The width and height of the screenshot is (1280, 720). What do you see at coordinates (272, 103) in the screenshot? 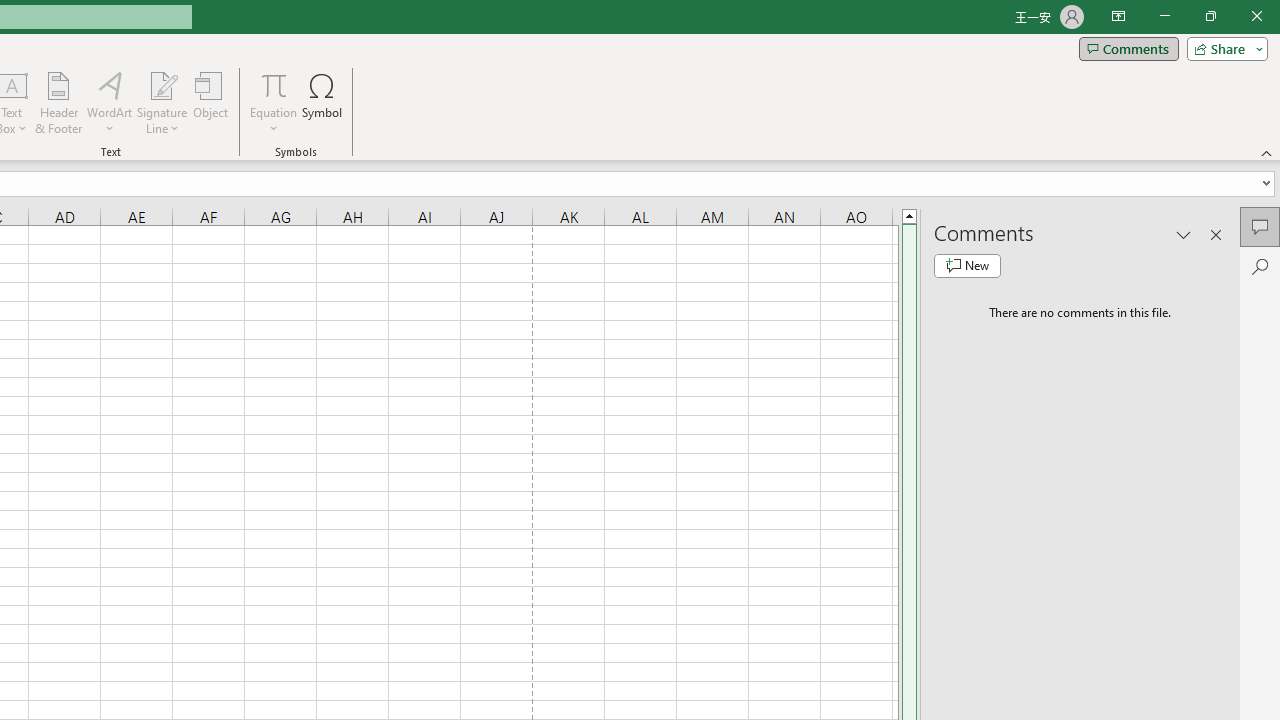
I see `'Equation'` at bounding box center [272, 103].